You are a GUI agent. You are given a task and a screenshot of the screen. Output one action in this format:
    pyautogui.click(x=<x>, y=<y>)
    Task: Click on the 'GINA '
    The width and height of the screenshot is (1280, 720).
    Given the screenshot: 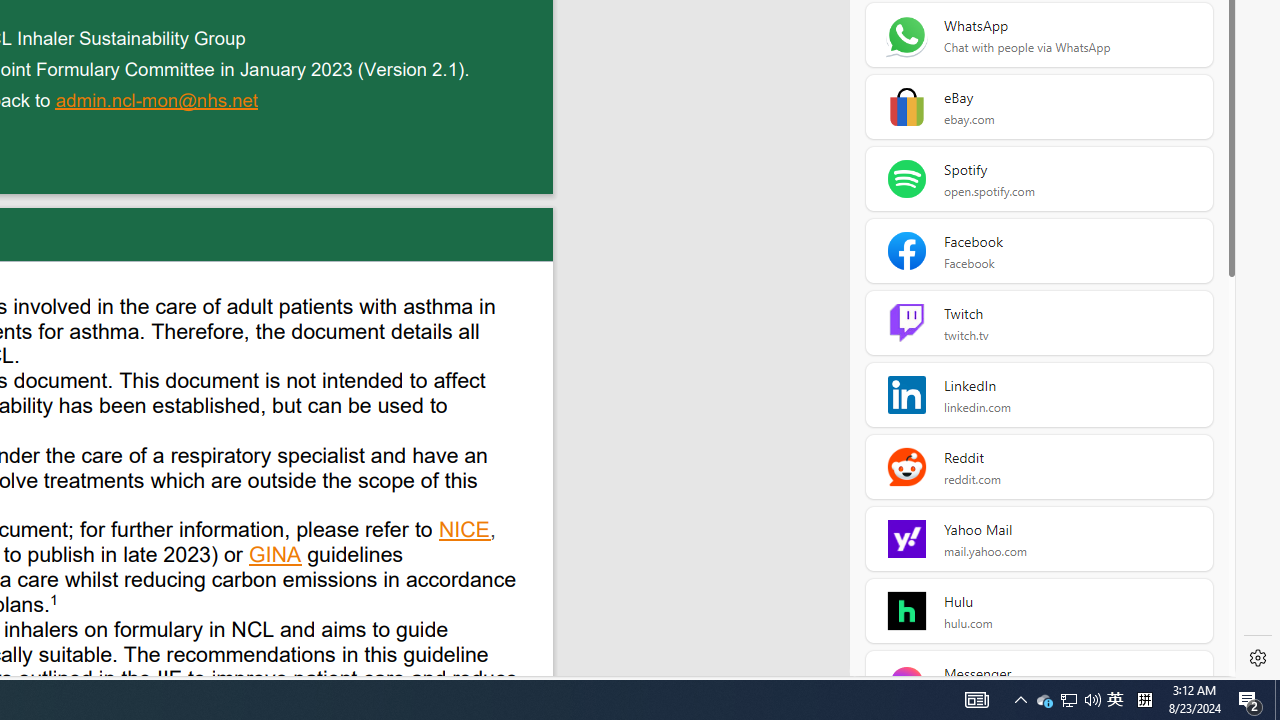 What is the action you would take?
    pyautogui.click(x=275, y=557)
    